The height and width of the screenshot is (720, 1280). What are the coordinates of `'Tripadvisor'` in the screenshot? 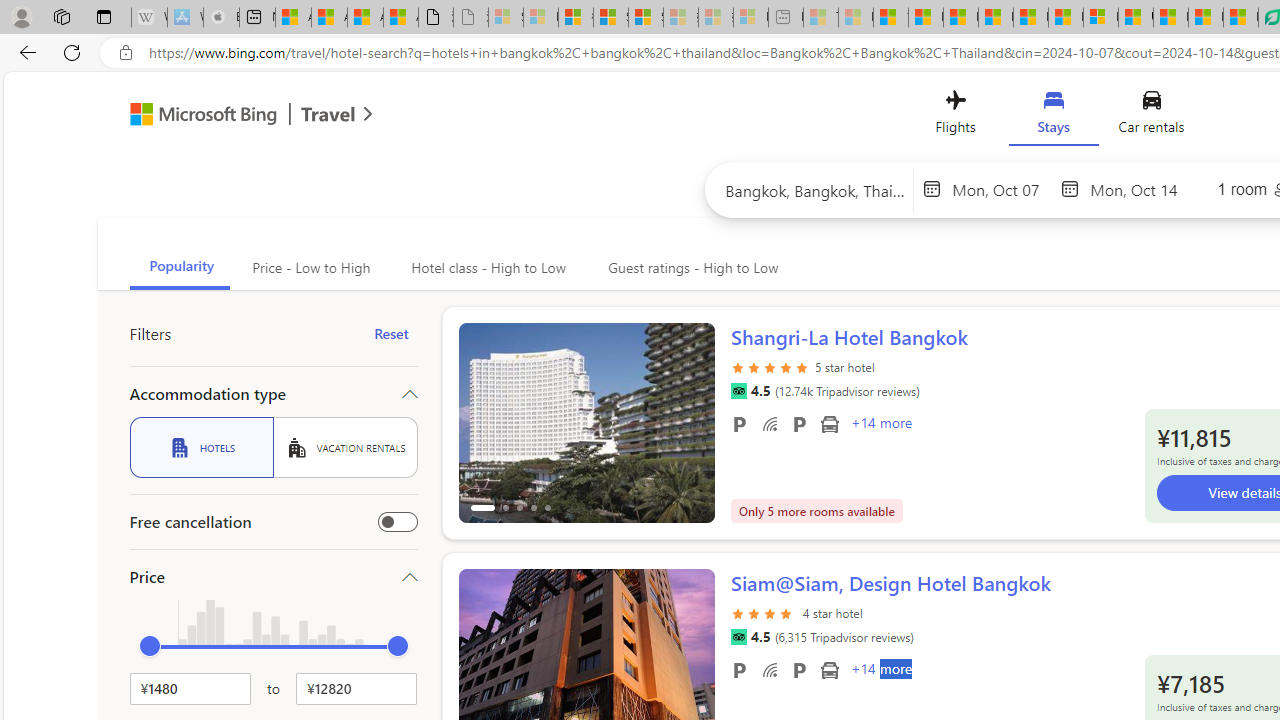 It's located at (737, 637).